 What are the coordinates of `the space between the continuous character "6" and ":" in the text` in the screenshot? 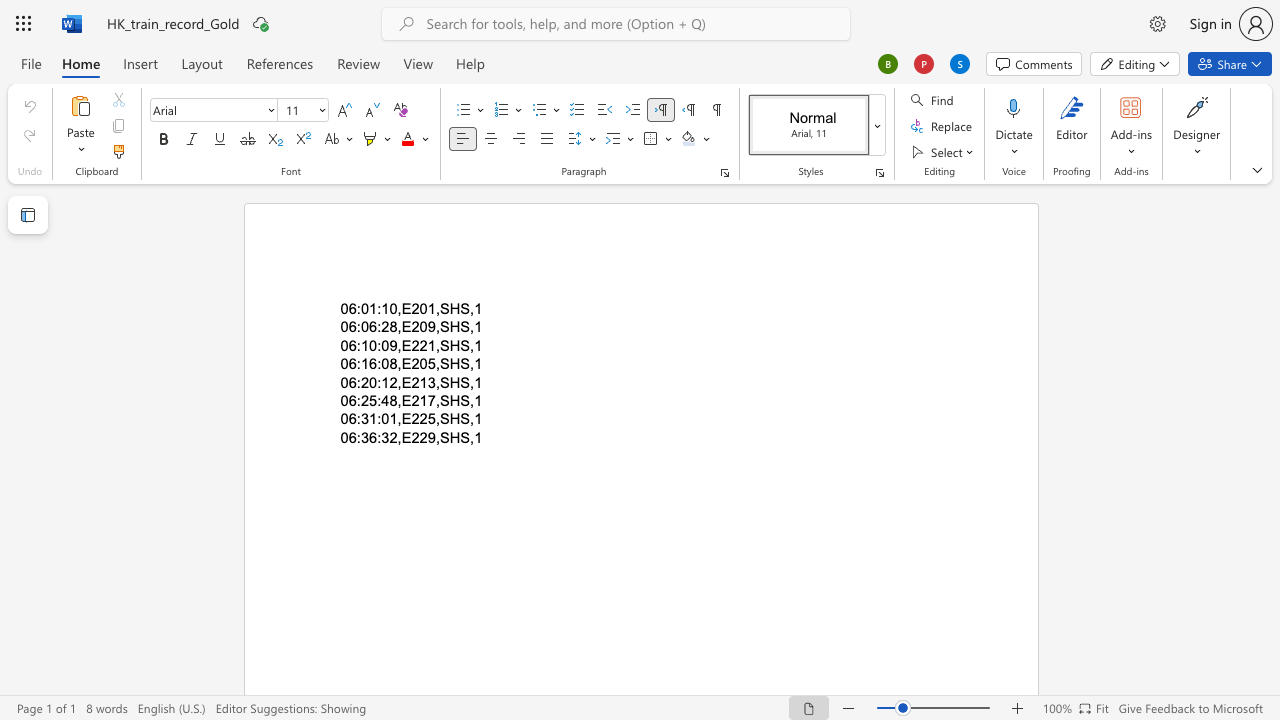 It's located at (355, 309).